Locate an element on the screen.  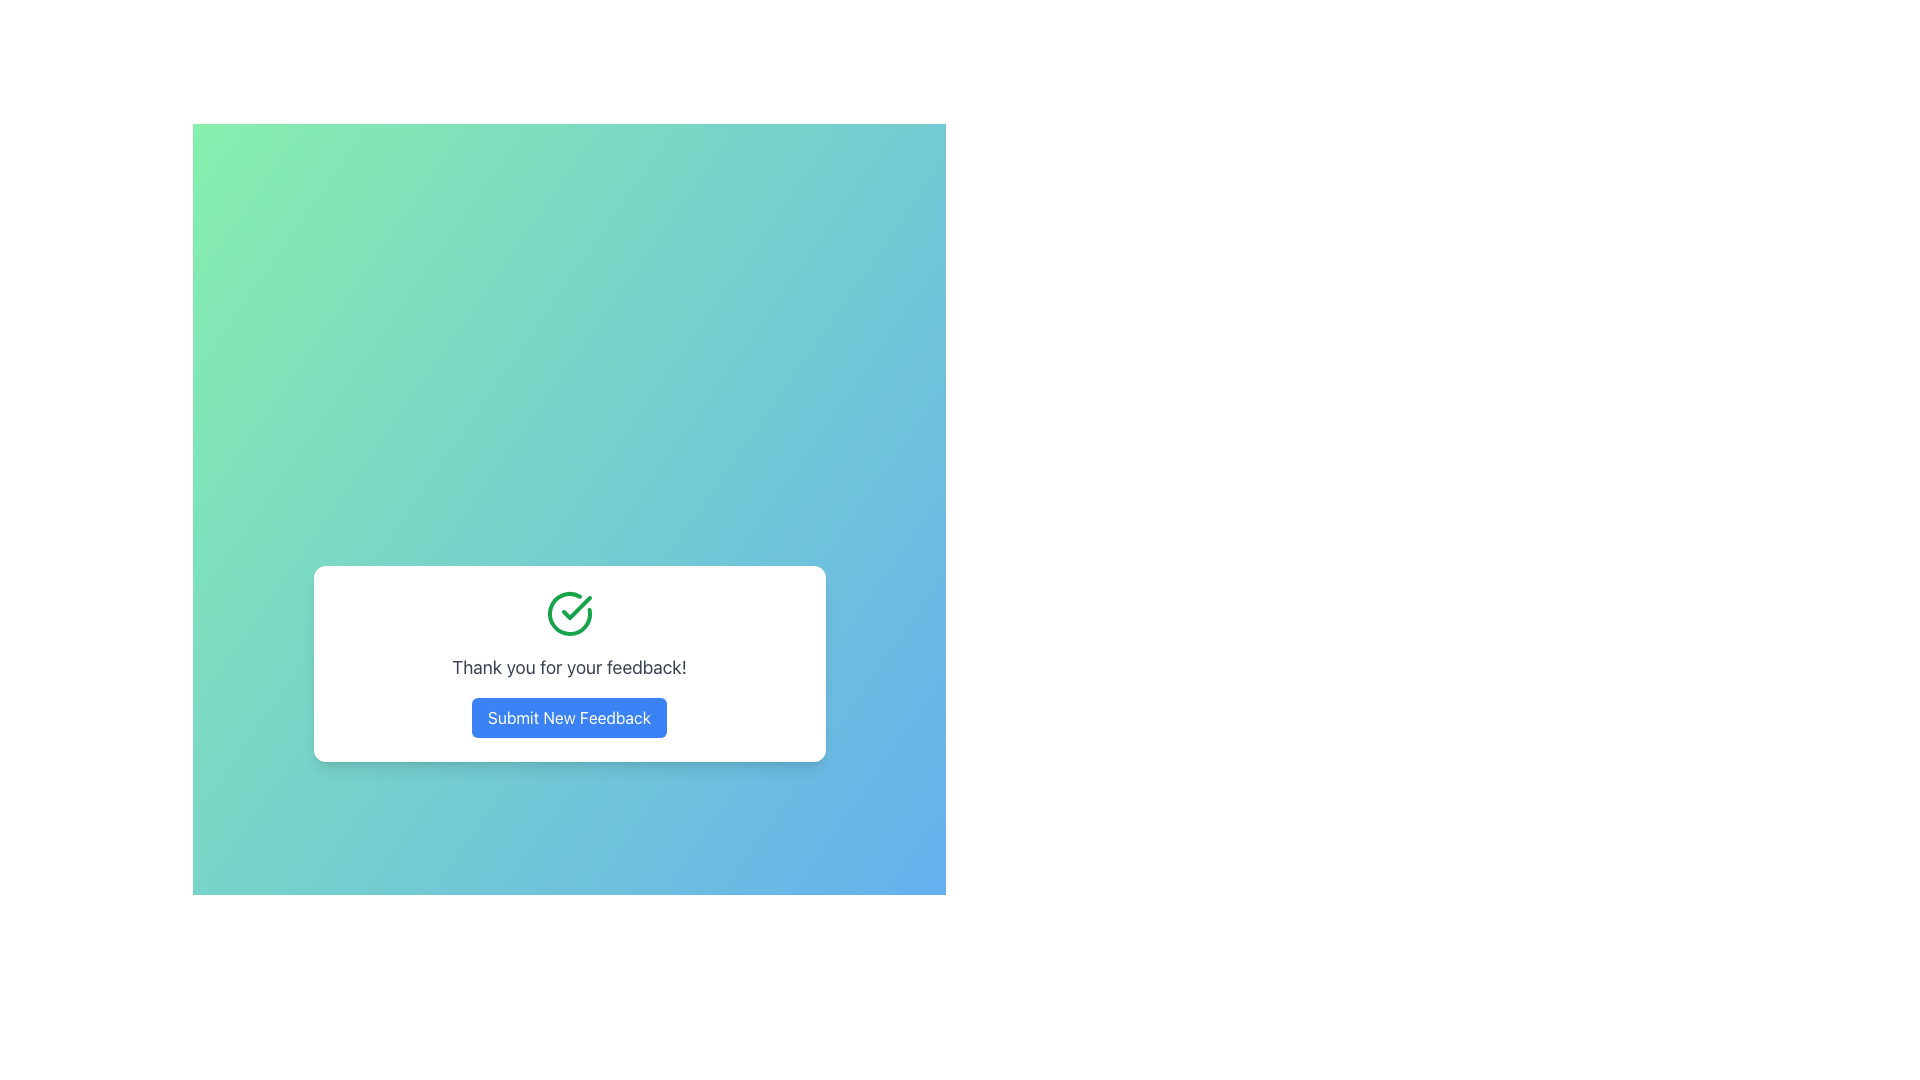
the 'Submit New Feedback' button located at the bottom of the feedback modal for keyboard interaction is located at coordinates (568, 716).